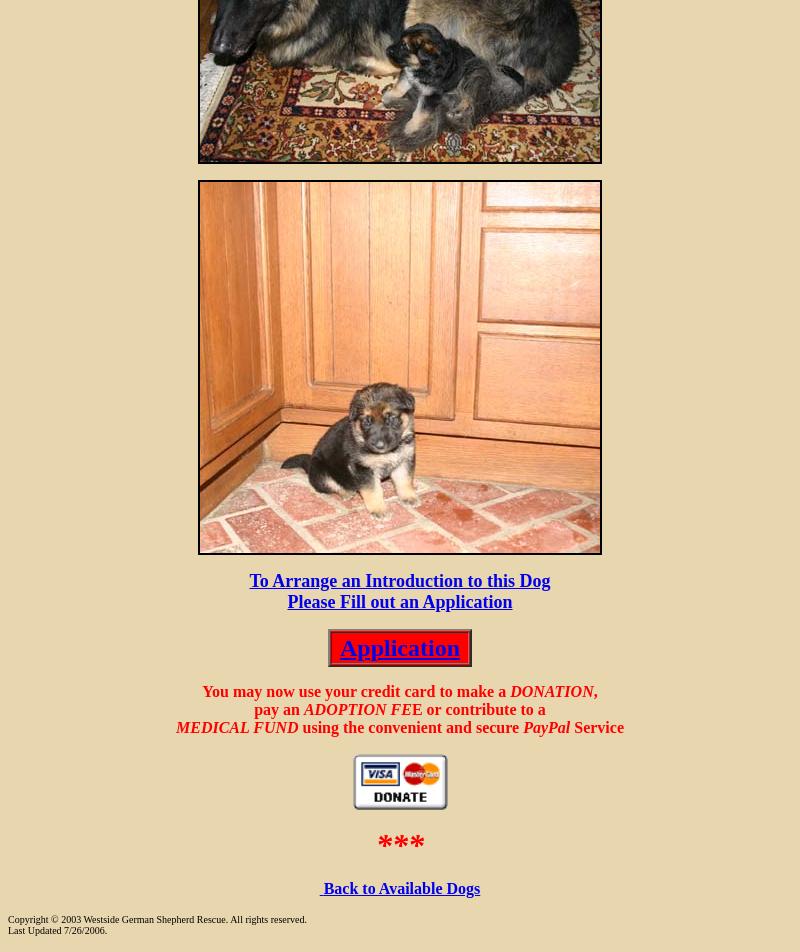 The height and width of the screenshot is (952, 800). What do you see at coordinates (356, 691) in the screenshot?
I see `'You may now use your
      credit card to make a'` at bounding box center [356, 691].